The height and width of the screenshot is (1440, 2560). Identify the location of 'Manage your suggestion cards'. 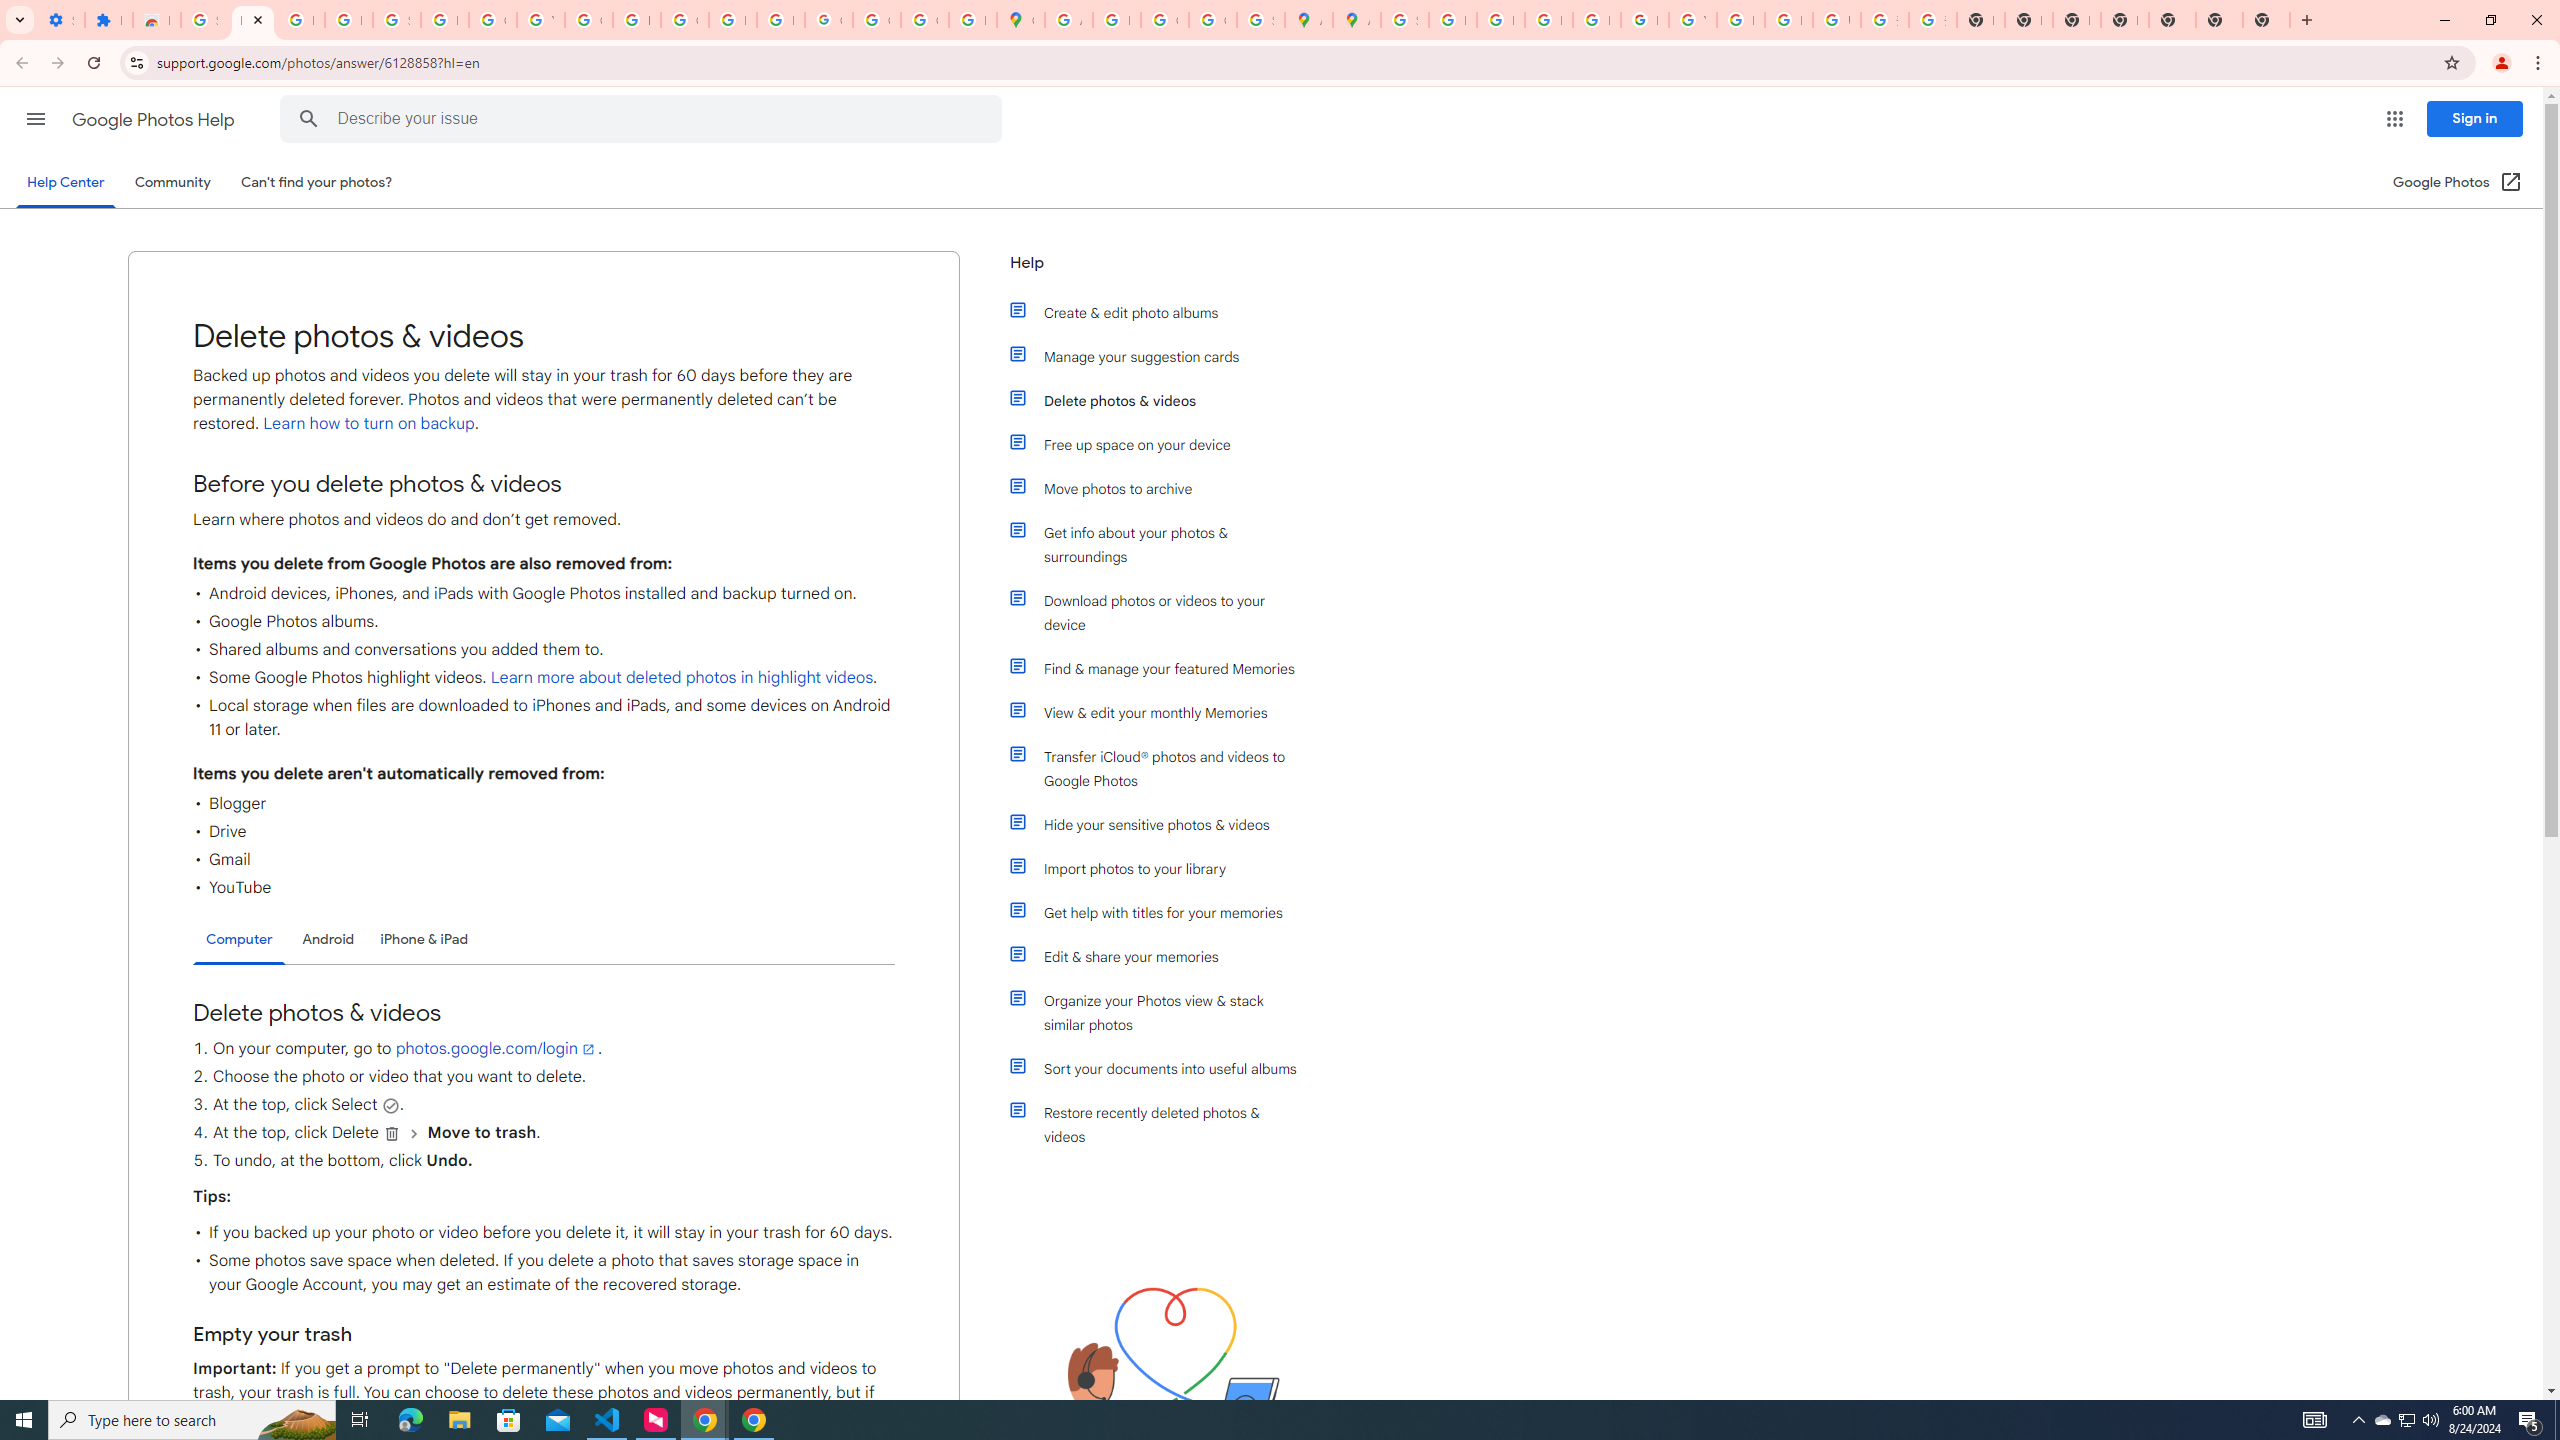
(1162, 356).